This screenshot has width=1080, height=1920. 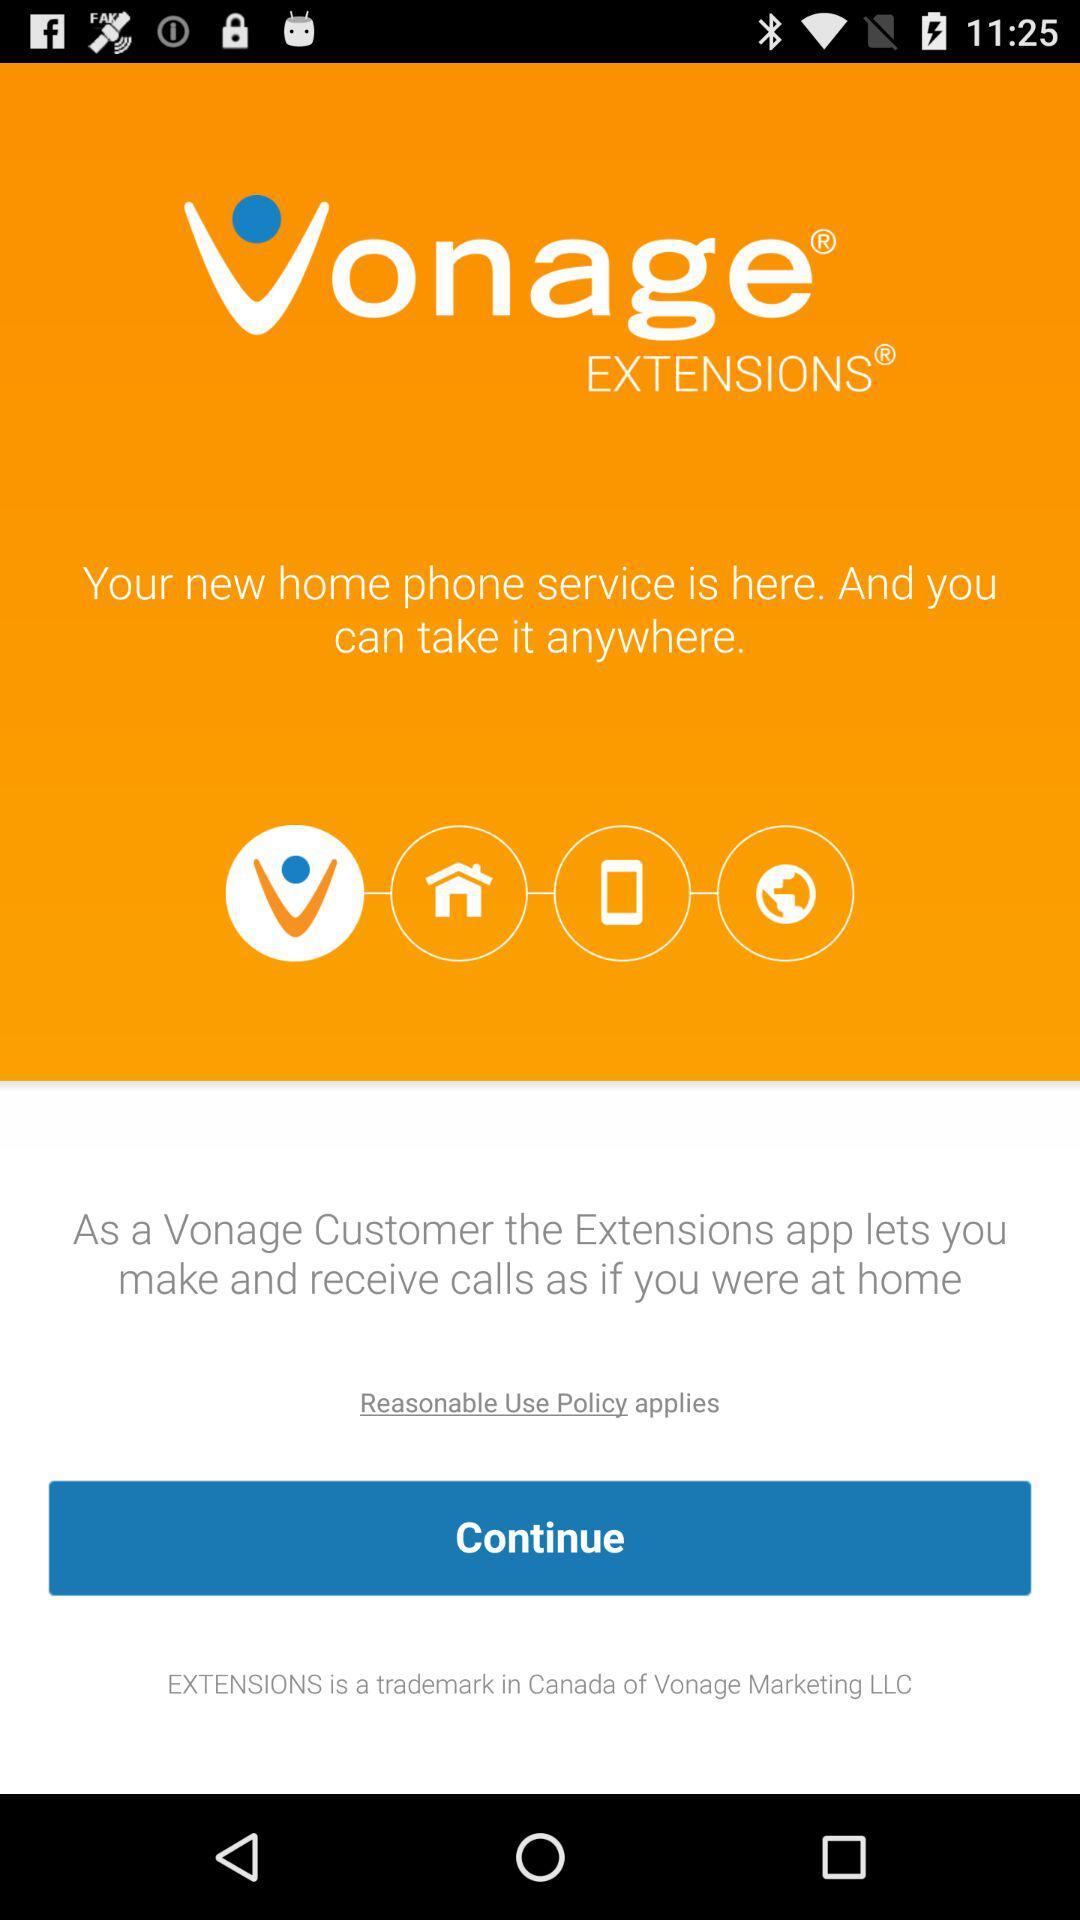 What do you see at coordinates (540, 1537) in the screenshot?
I see `app below reasonable use policy` at bounding box center [540, 1537].